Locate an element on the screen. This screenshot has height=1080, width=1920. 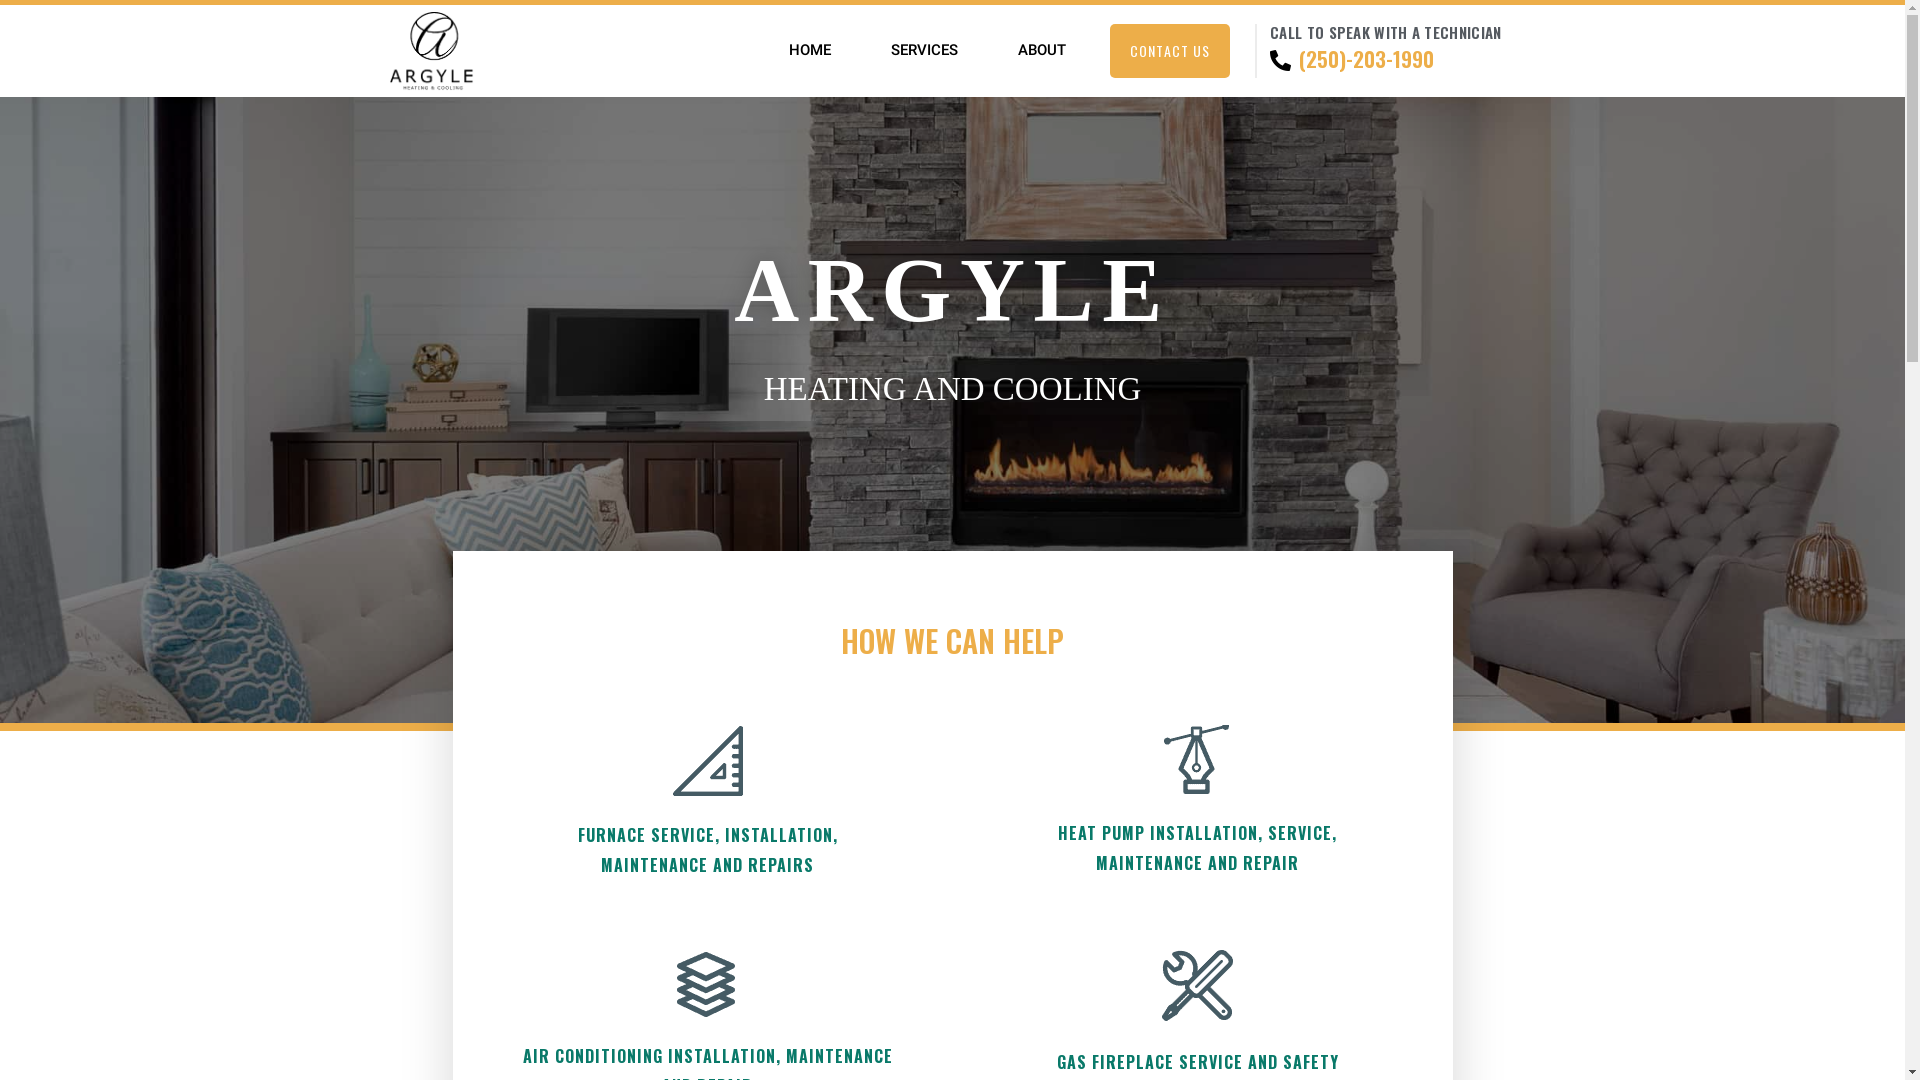
'(250)-203-1990' is located at coordinates (1354, 58).